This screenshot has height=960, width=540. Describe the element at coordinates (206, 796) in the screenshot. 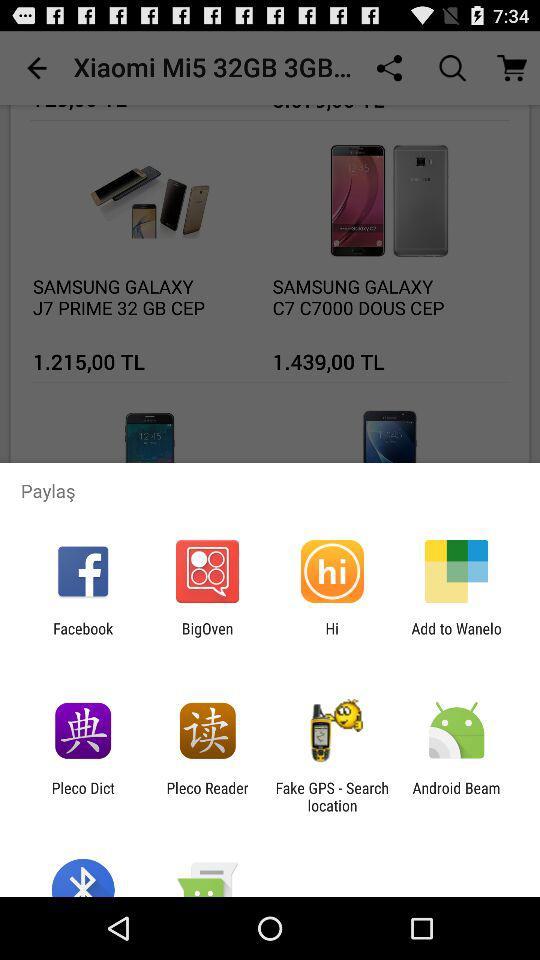

I see `app next to the pleco dict` at that location.